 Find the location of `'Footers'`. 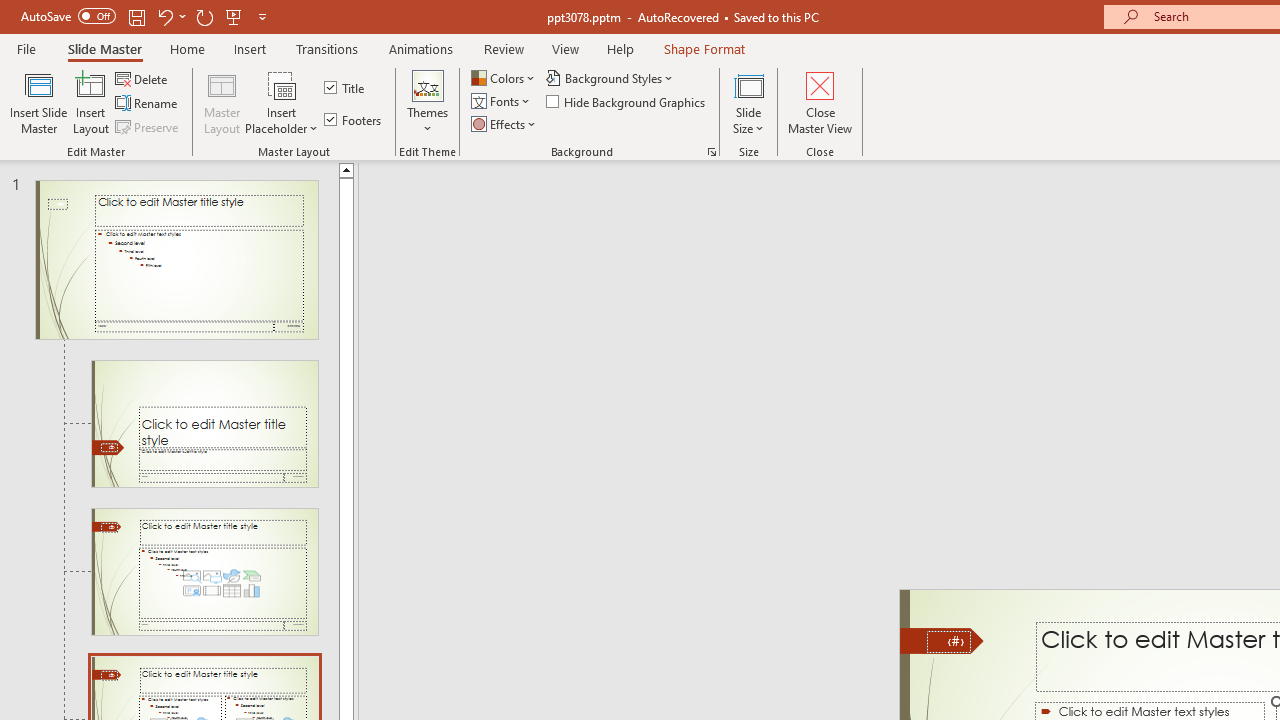

'Footers' is located at coordinates (354, 119).